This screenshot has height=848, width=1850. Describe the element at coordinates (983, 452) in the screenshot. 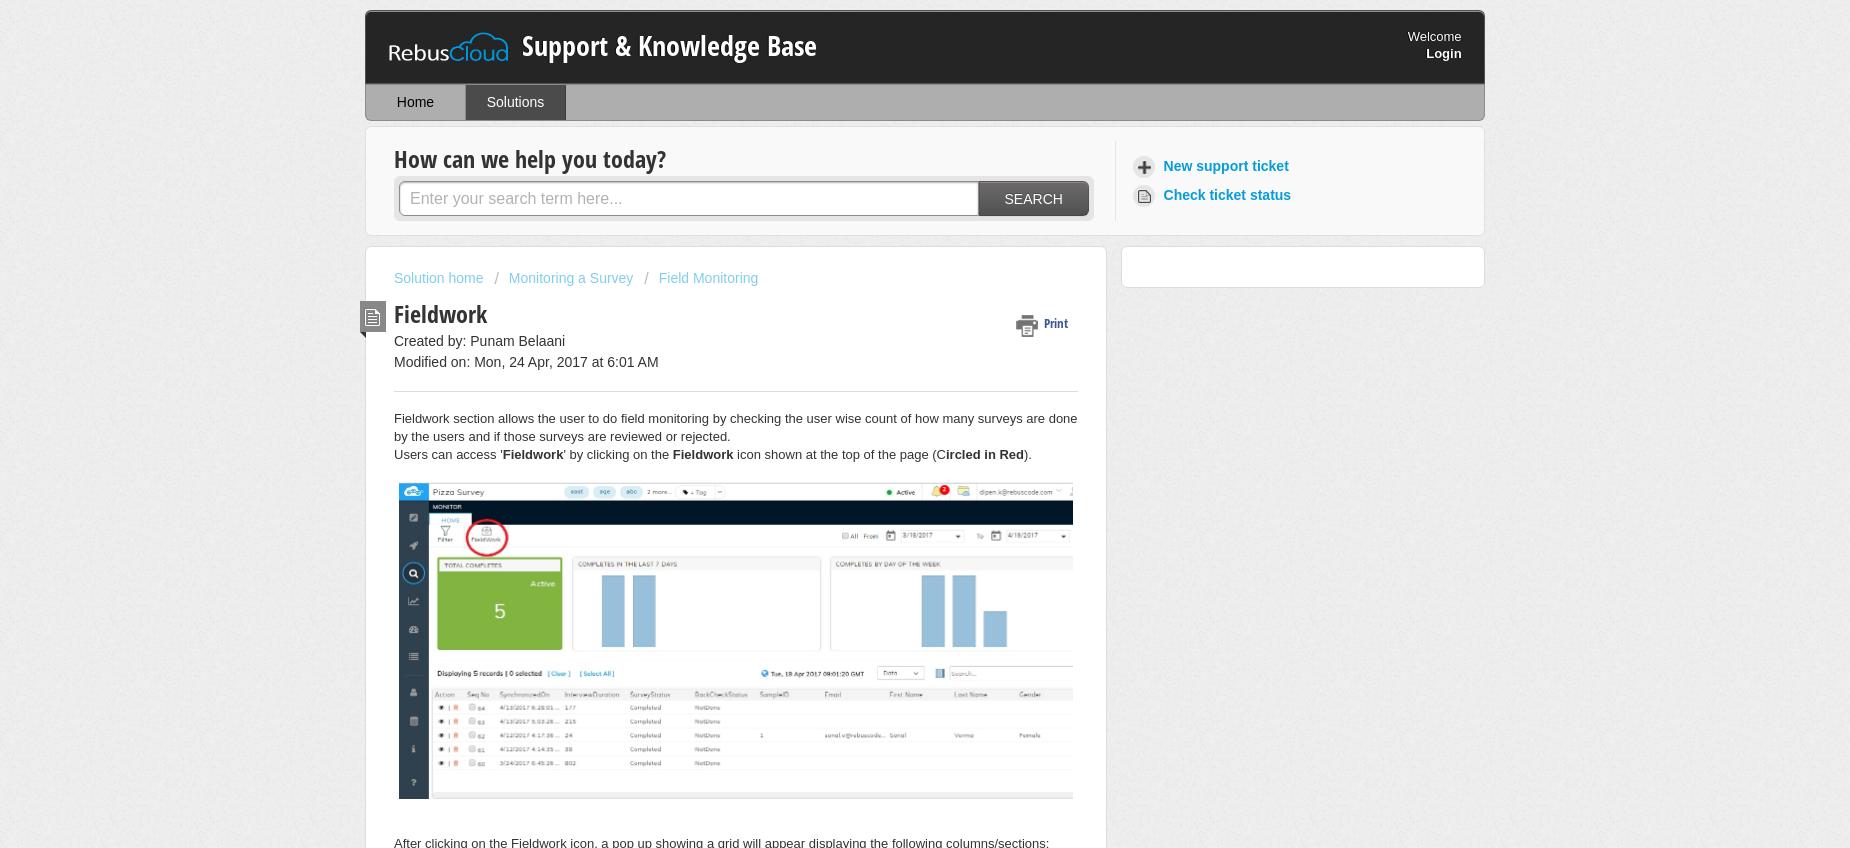

I see `'ircled in Red'` at that location.